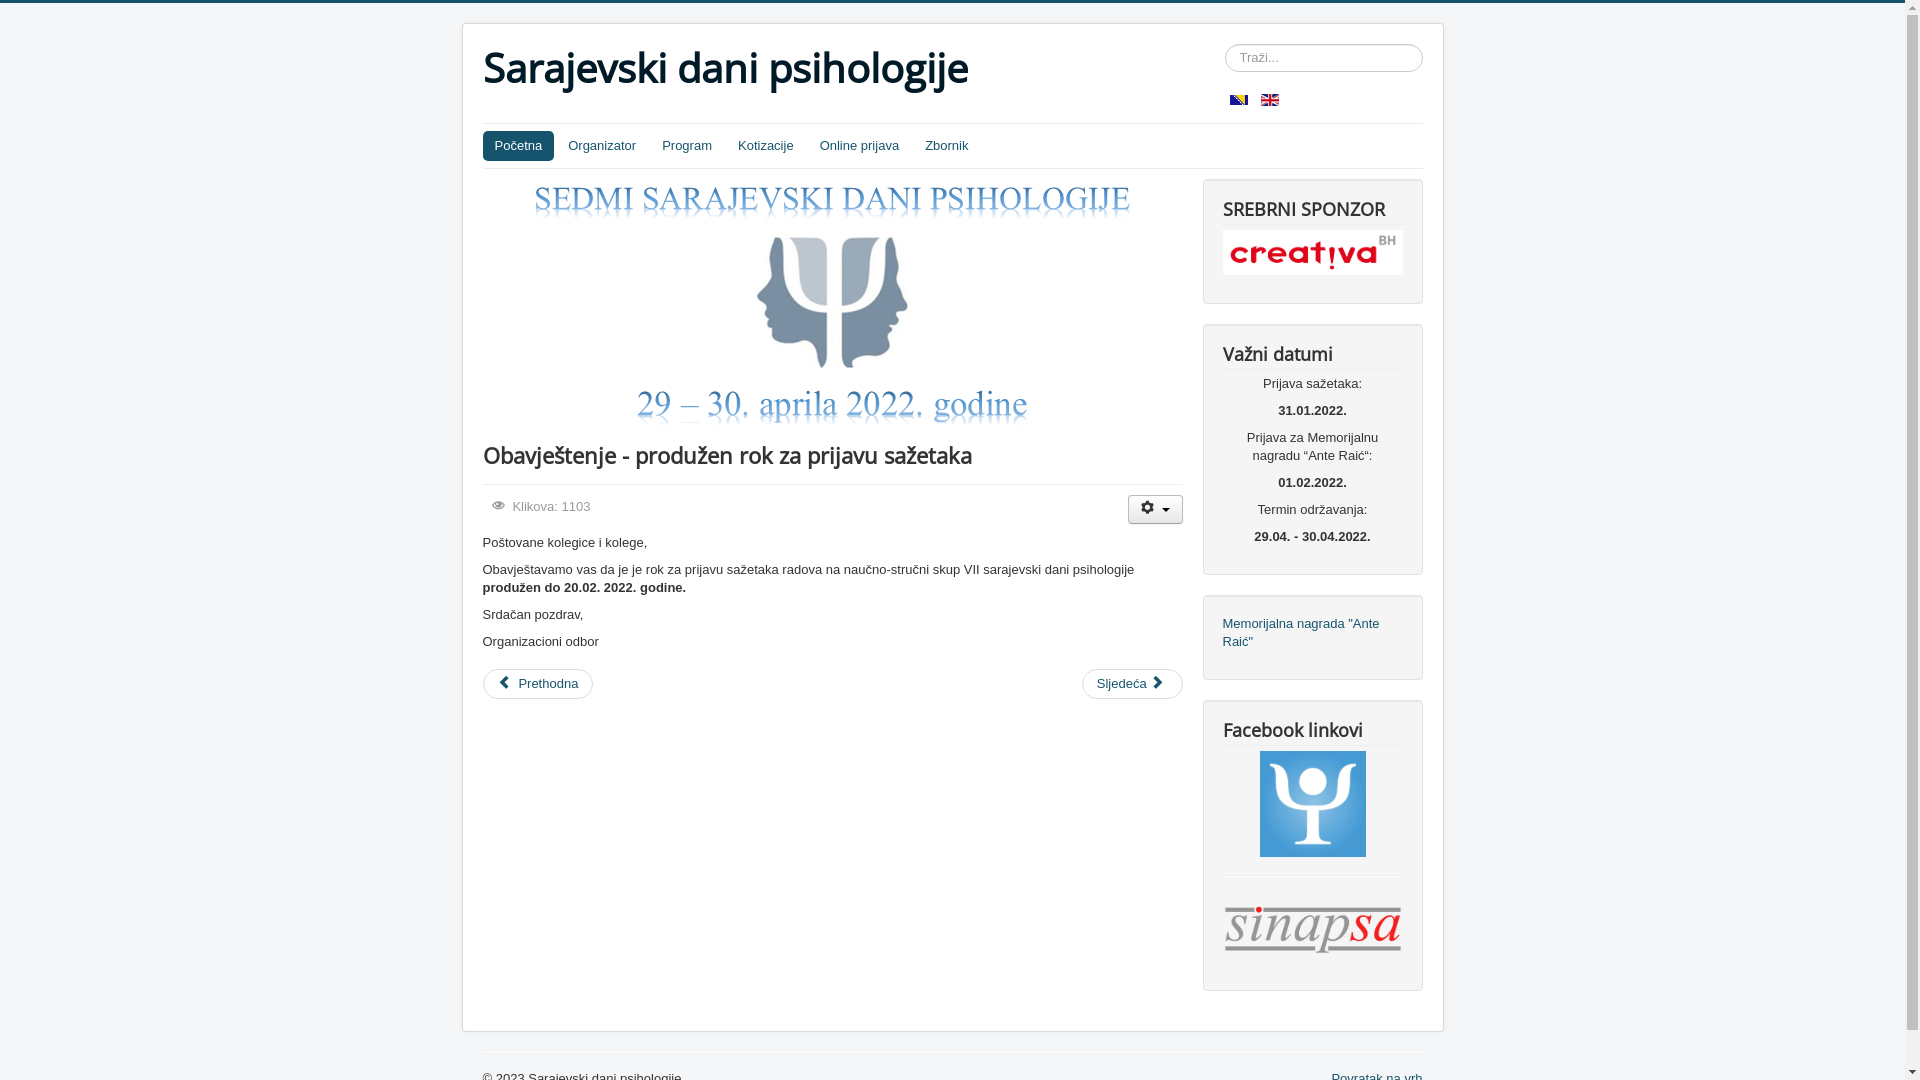 This screenshot has width=1920, height=1080. What do you see at coordinates (1311, 250) in the screenshot?
I see `'CREATIVA'` at bounding box center [1311, 250].